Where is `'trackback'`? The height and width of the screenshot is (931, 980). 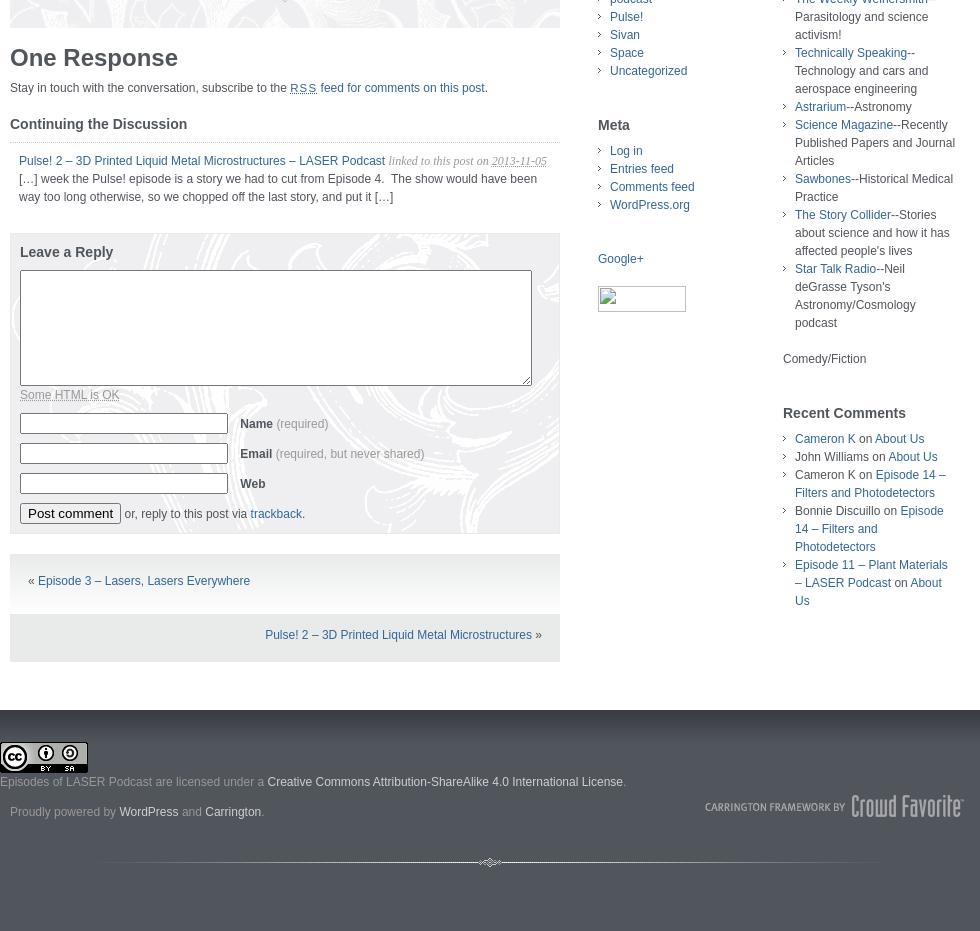 'trackback' is located at coordinates (275, 514).